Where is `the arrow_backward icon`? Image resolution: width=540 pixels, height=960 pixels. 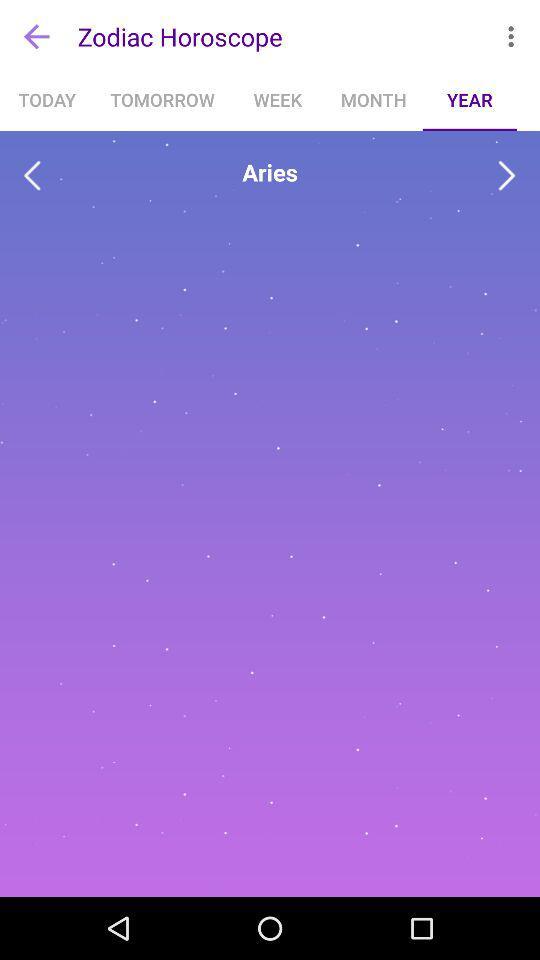 the arrow_backward icon is located at coordinates (31, 175).